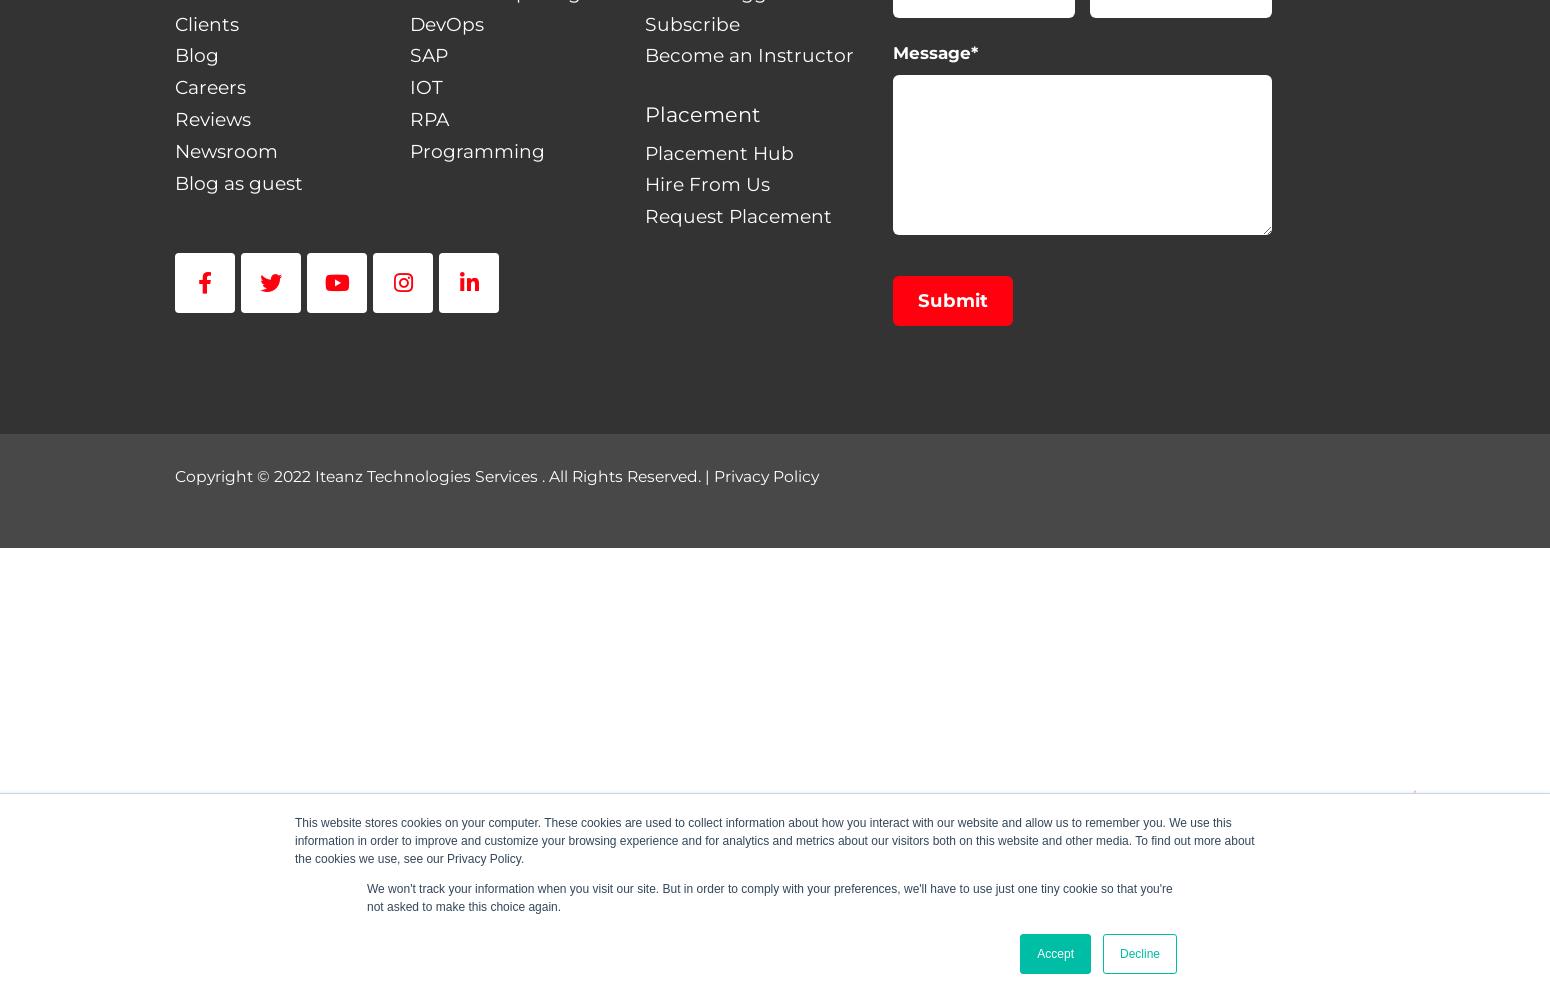 Image resolution: width=1550 pixels, height=1000 pixels. Describe the element at coordinates (643, 23) in the screenshot. I see `'Subscribe'` at that location.